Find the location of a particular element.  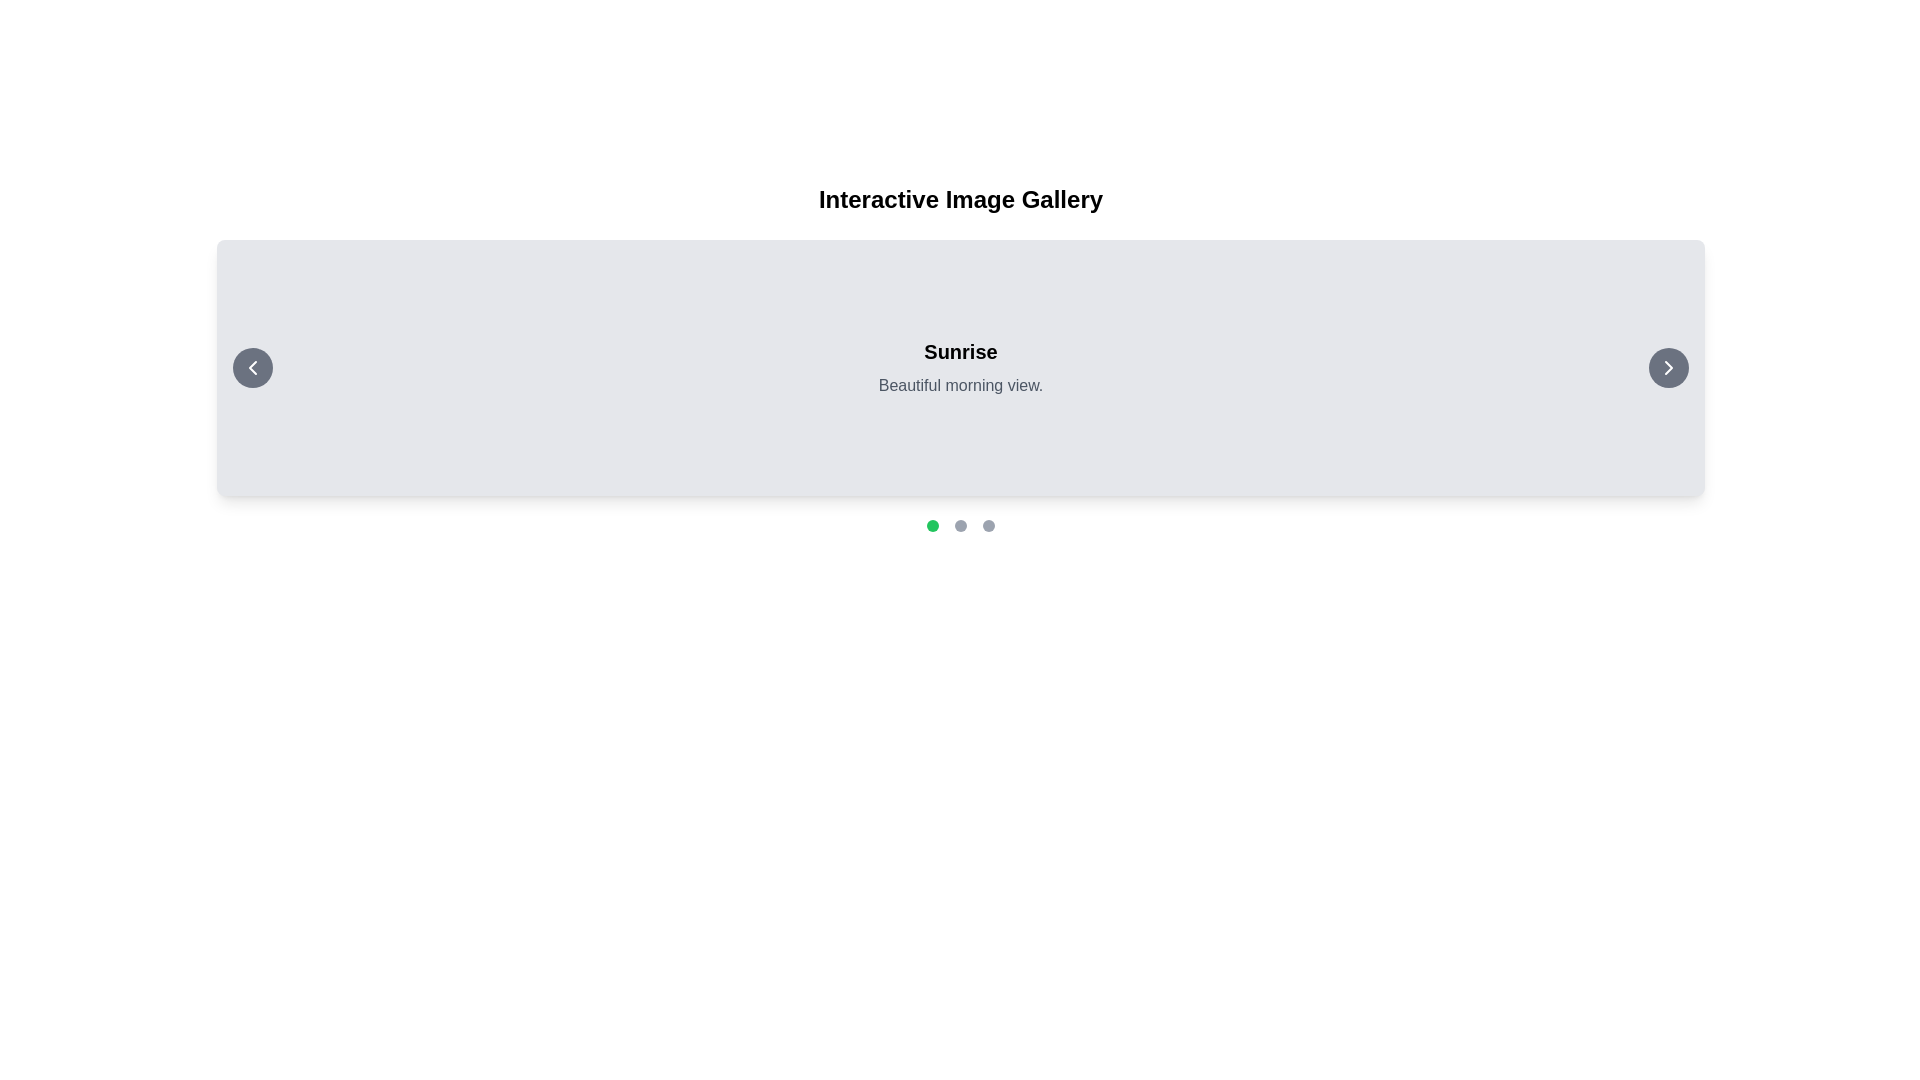

the circular button with a dark gray background and a white rightward pointing arrow icon is located at coordinates (1669, 367).